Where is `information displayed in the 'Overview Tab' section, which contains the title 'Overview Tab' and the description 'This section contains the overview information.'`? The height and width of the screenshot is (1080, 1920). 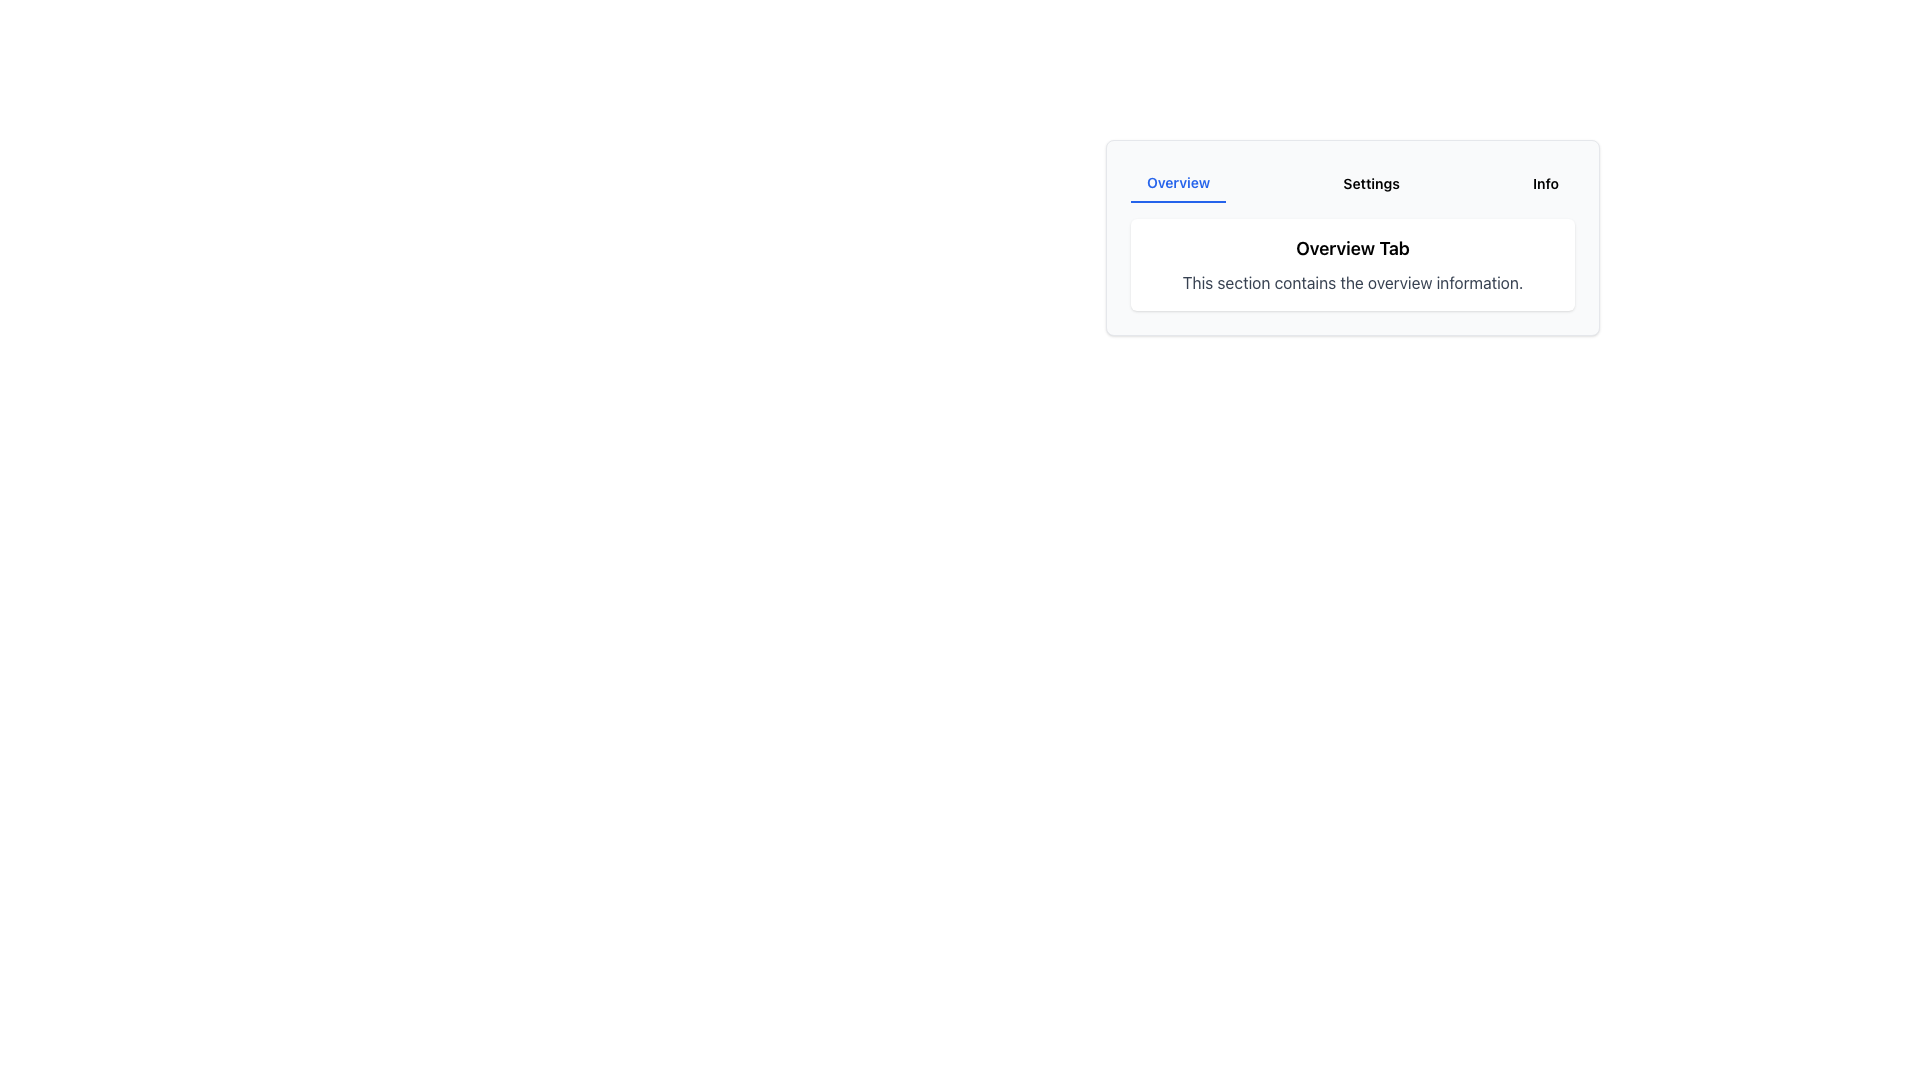
information displayed in the 'Overview Tab' section, which contains the title 'Overview Tab' and the description 'This section contains the overview information.' is located at coordinates (1353, 264).